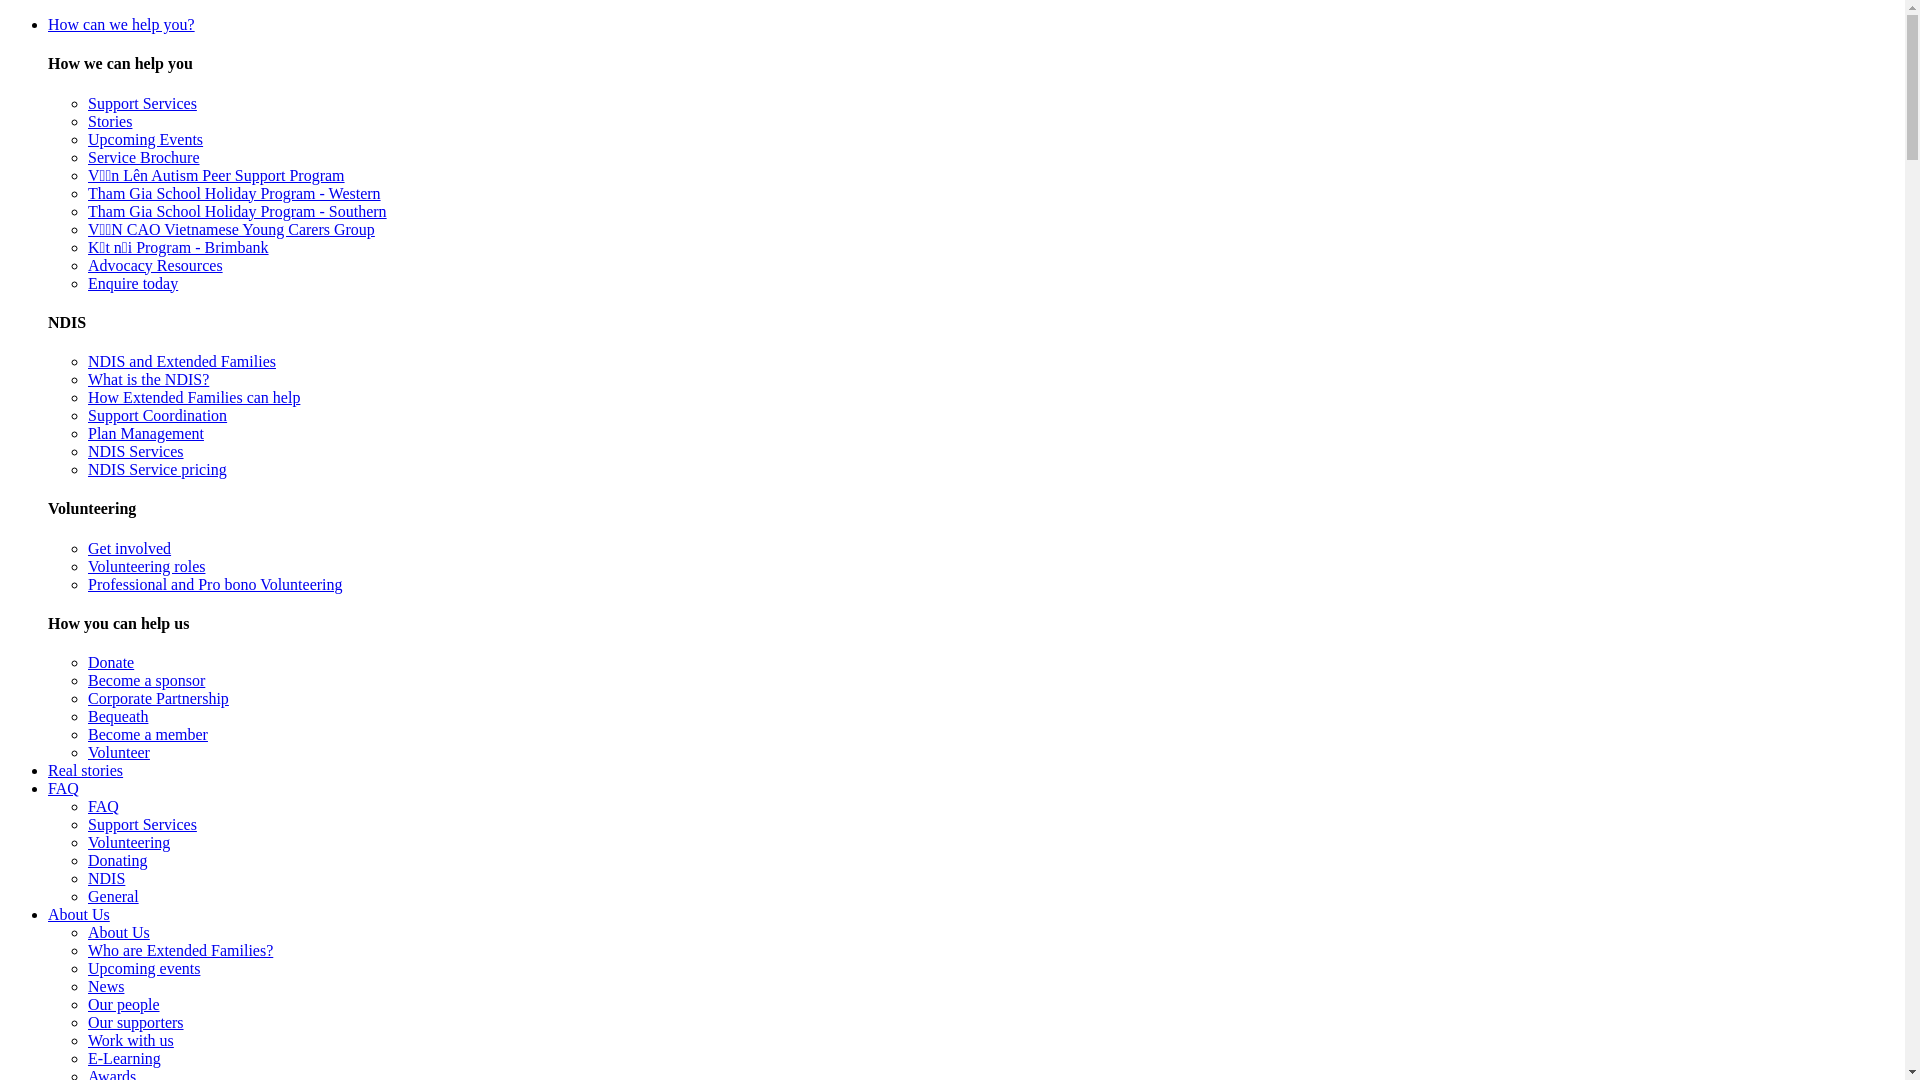 The height and width of the screenshot is (1080, 1920). Describe the element at coordinates (132, 283) in the screenshot. I see `'Enquire today'` at that location.